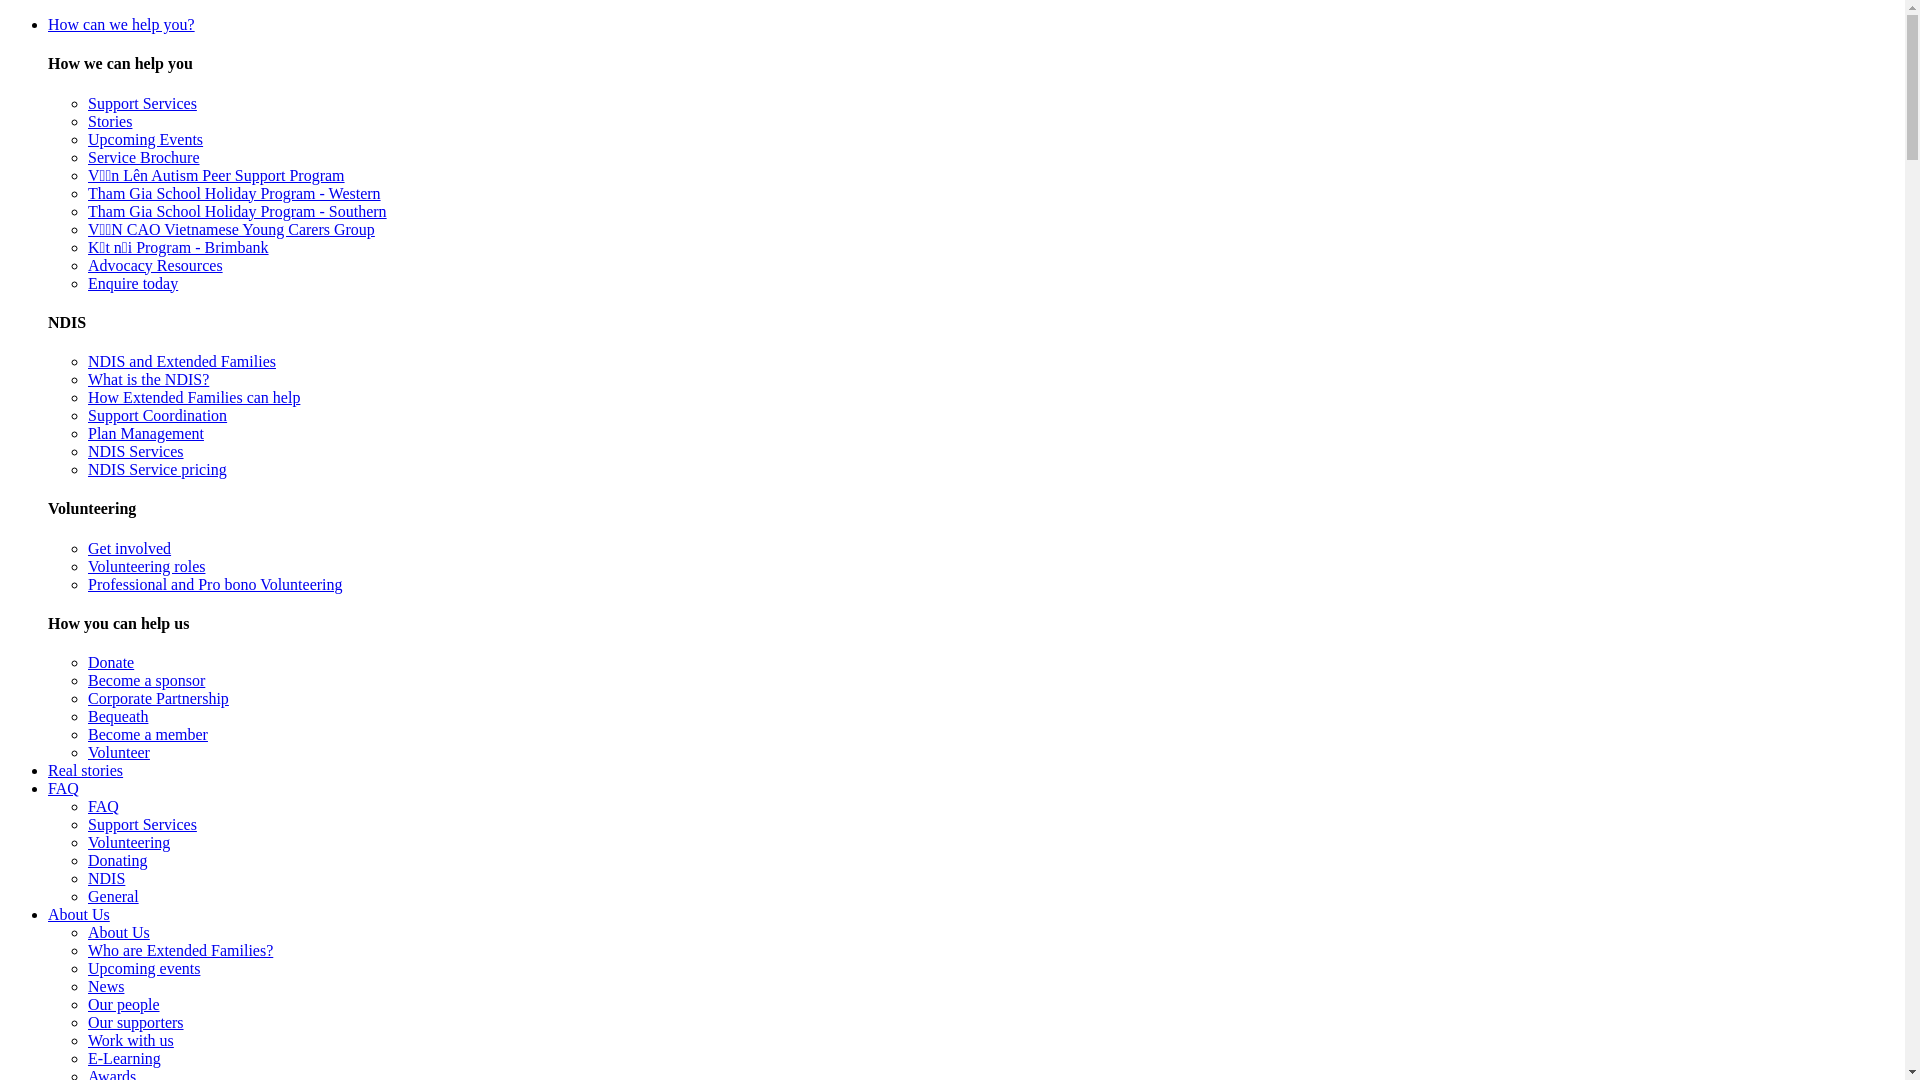 The height and width of the screenshot is (1080, 1920). Describe the element at coordinates (132, 283) in the screenshot. I see `'Enquire today'` at that location.